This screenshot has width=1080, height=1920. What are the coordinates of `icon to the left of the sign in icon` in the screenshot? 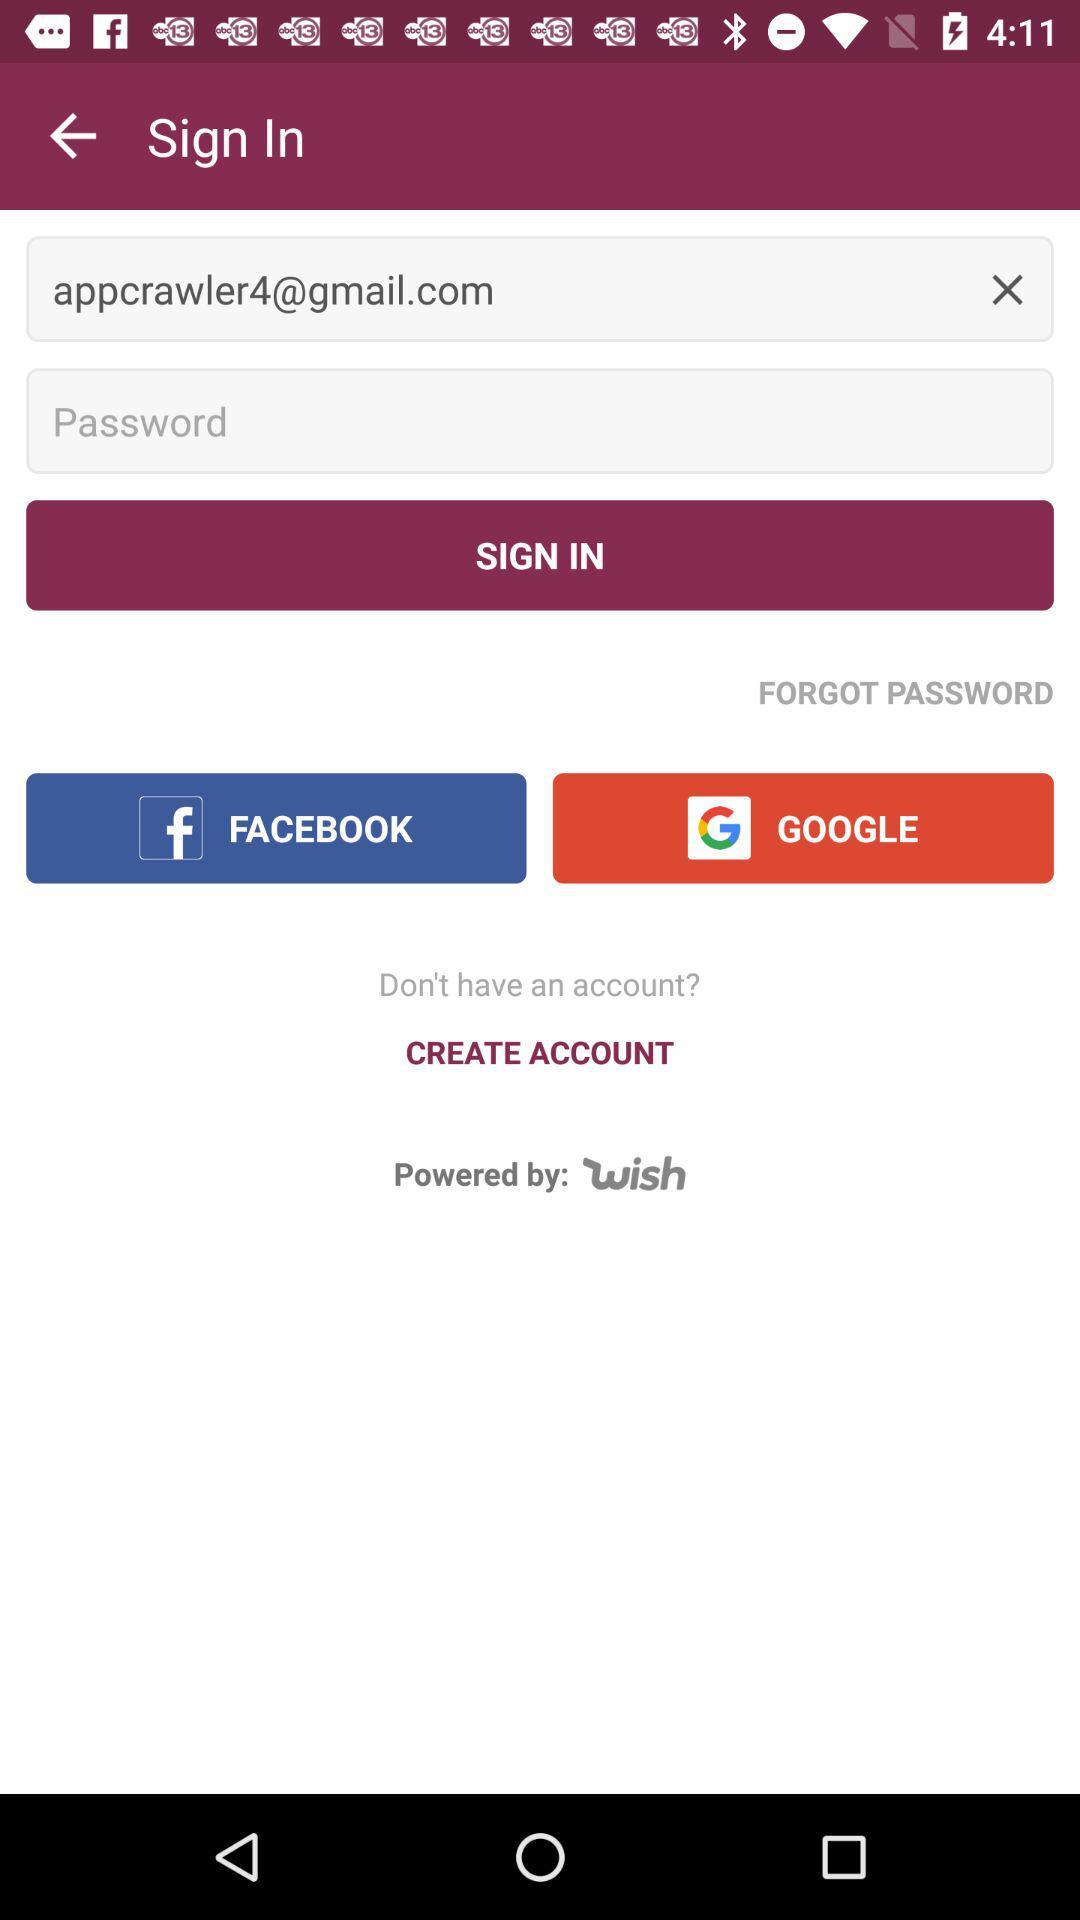 It's located at (72, 135).